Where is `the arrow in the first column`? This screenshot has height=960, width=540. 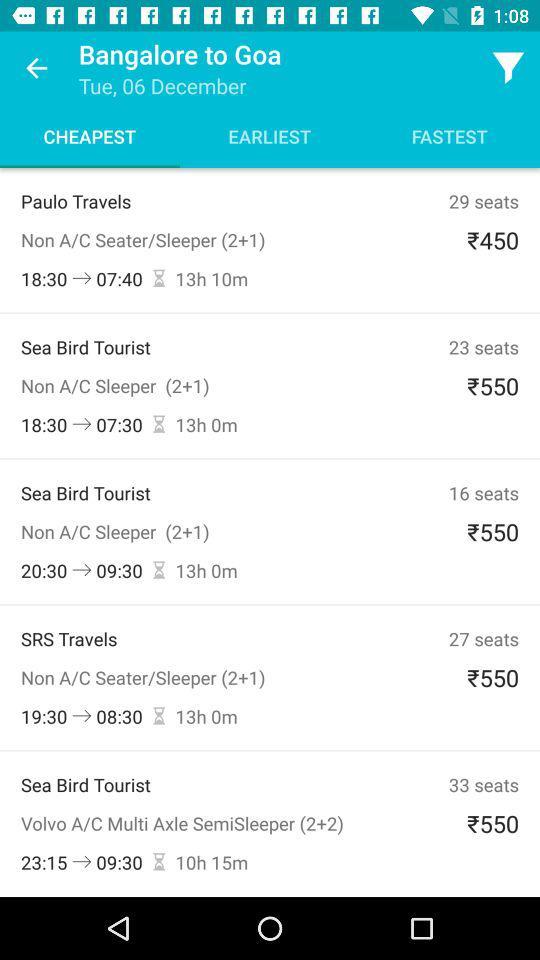
the arrow in the first column is located at coordinates (81, 277).